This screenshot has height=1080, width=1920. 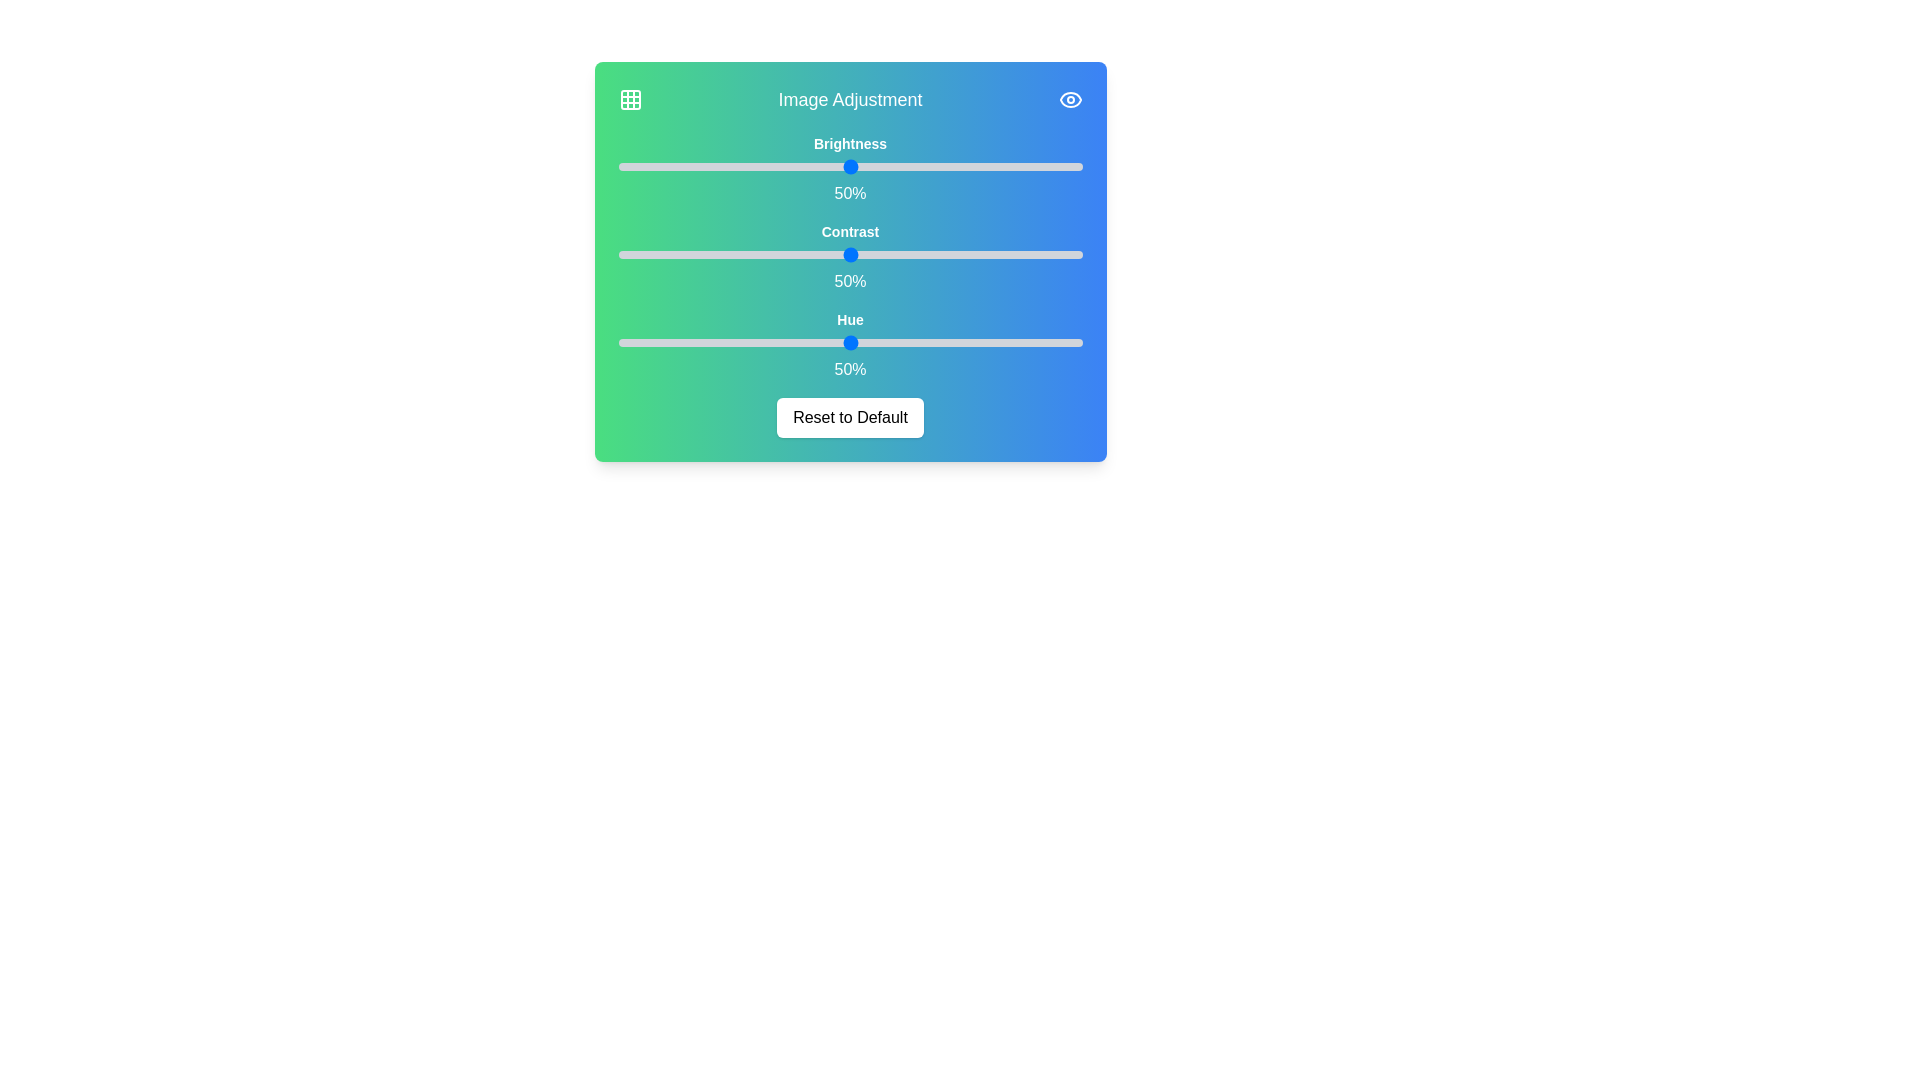 What do you see at coordinates (1069, 100) in the screenshot?
I see `the Eye icon in the header of the Image Adjustment Panel` at bounding box center [1069, 100].